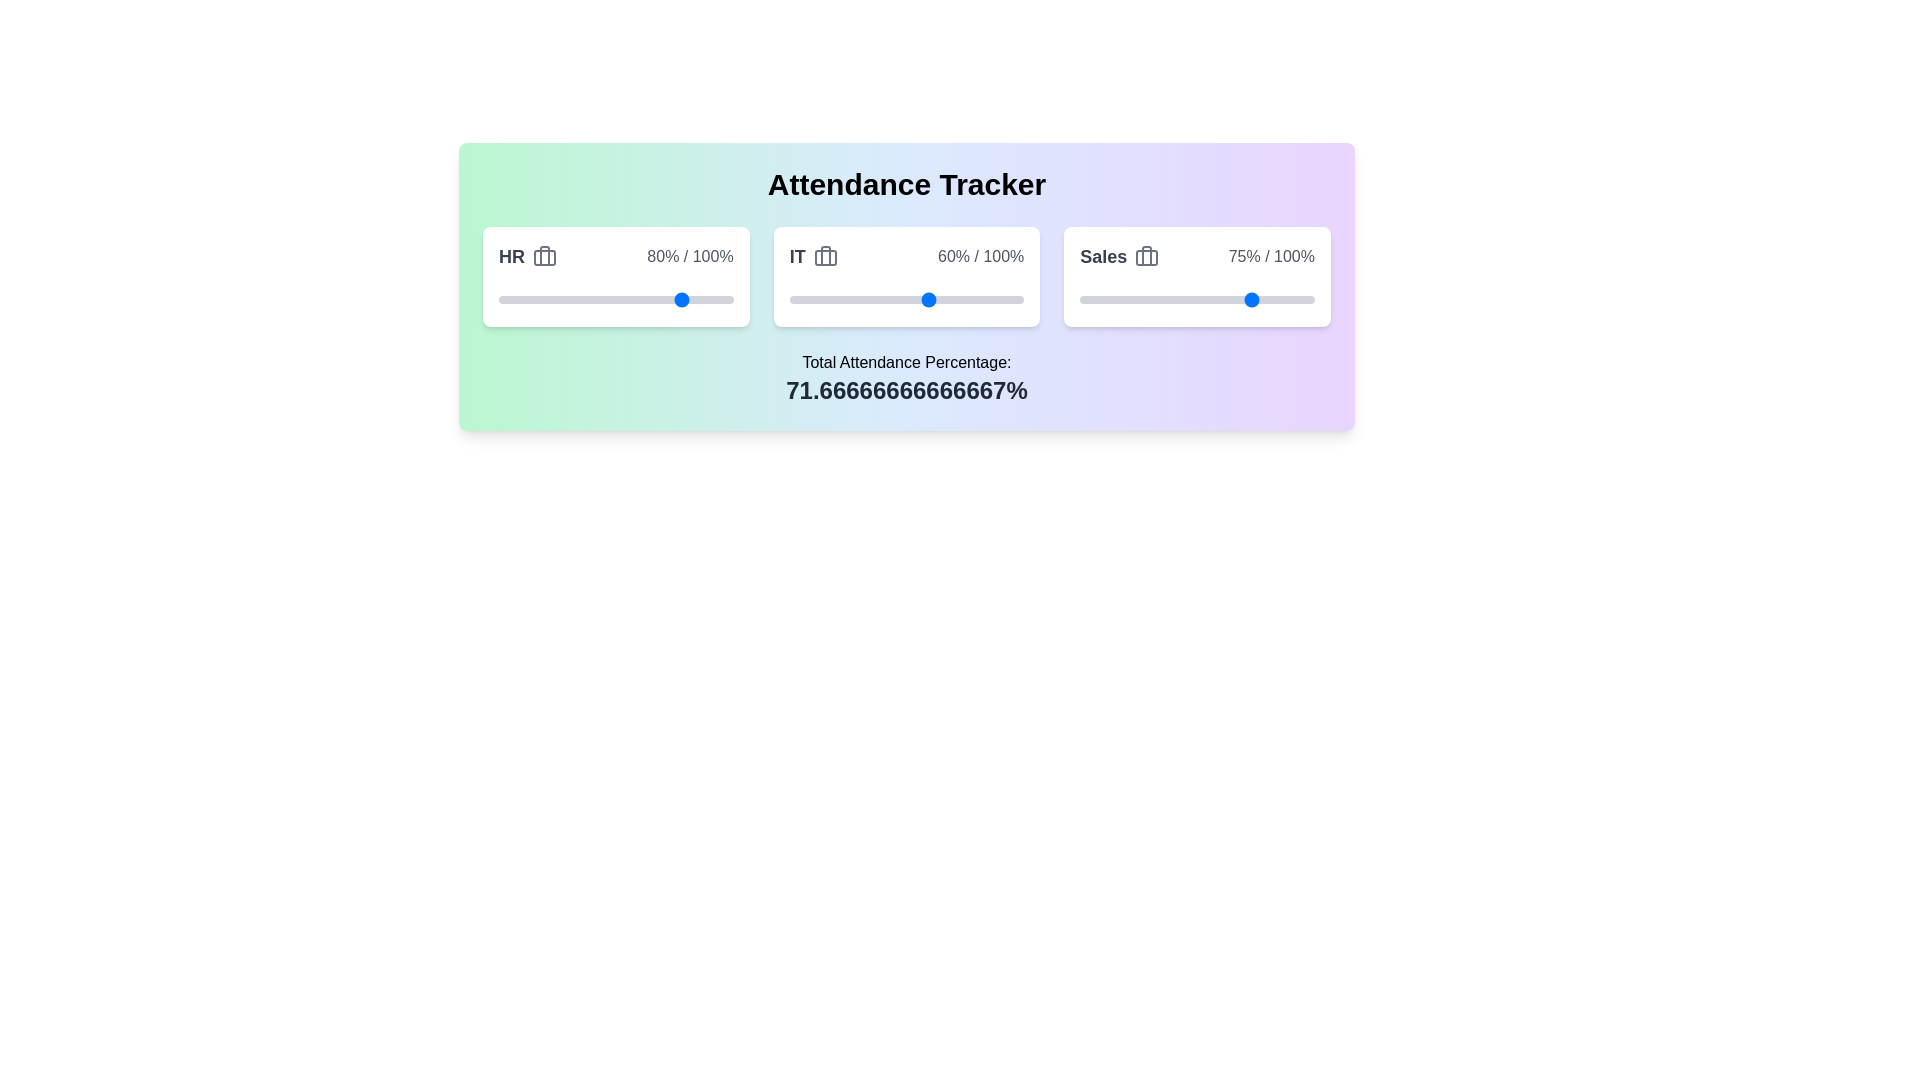 Image resolution: width=1920 pixels, height=1080 pixels. I want to click on the slider's value, so click(1162, 300).